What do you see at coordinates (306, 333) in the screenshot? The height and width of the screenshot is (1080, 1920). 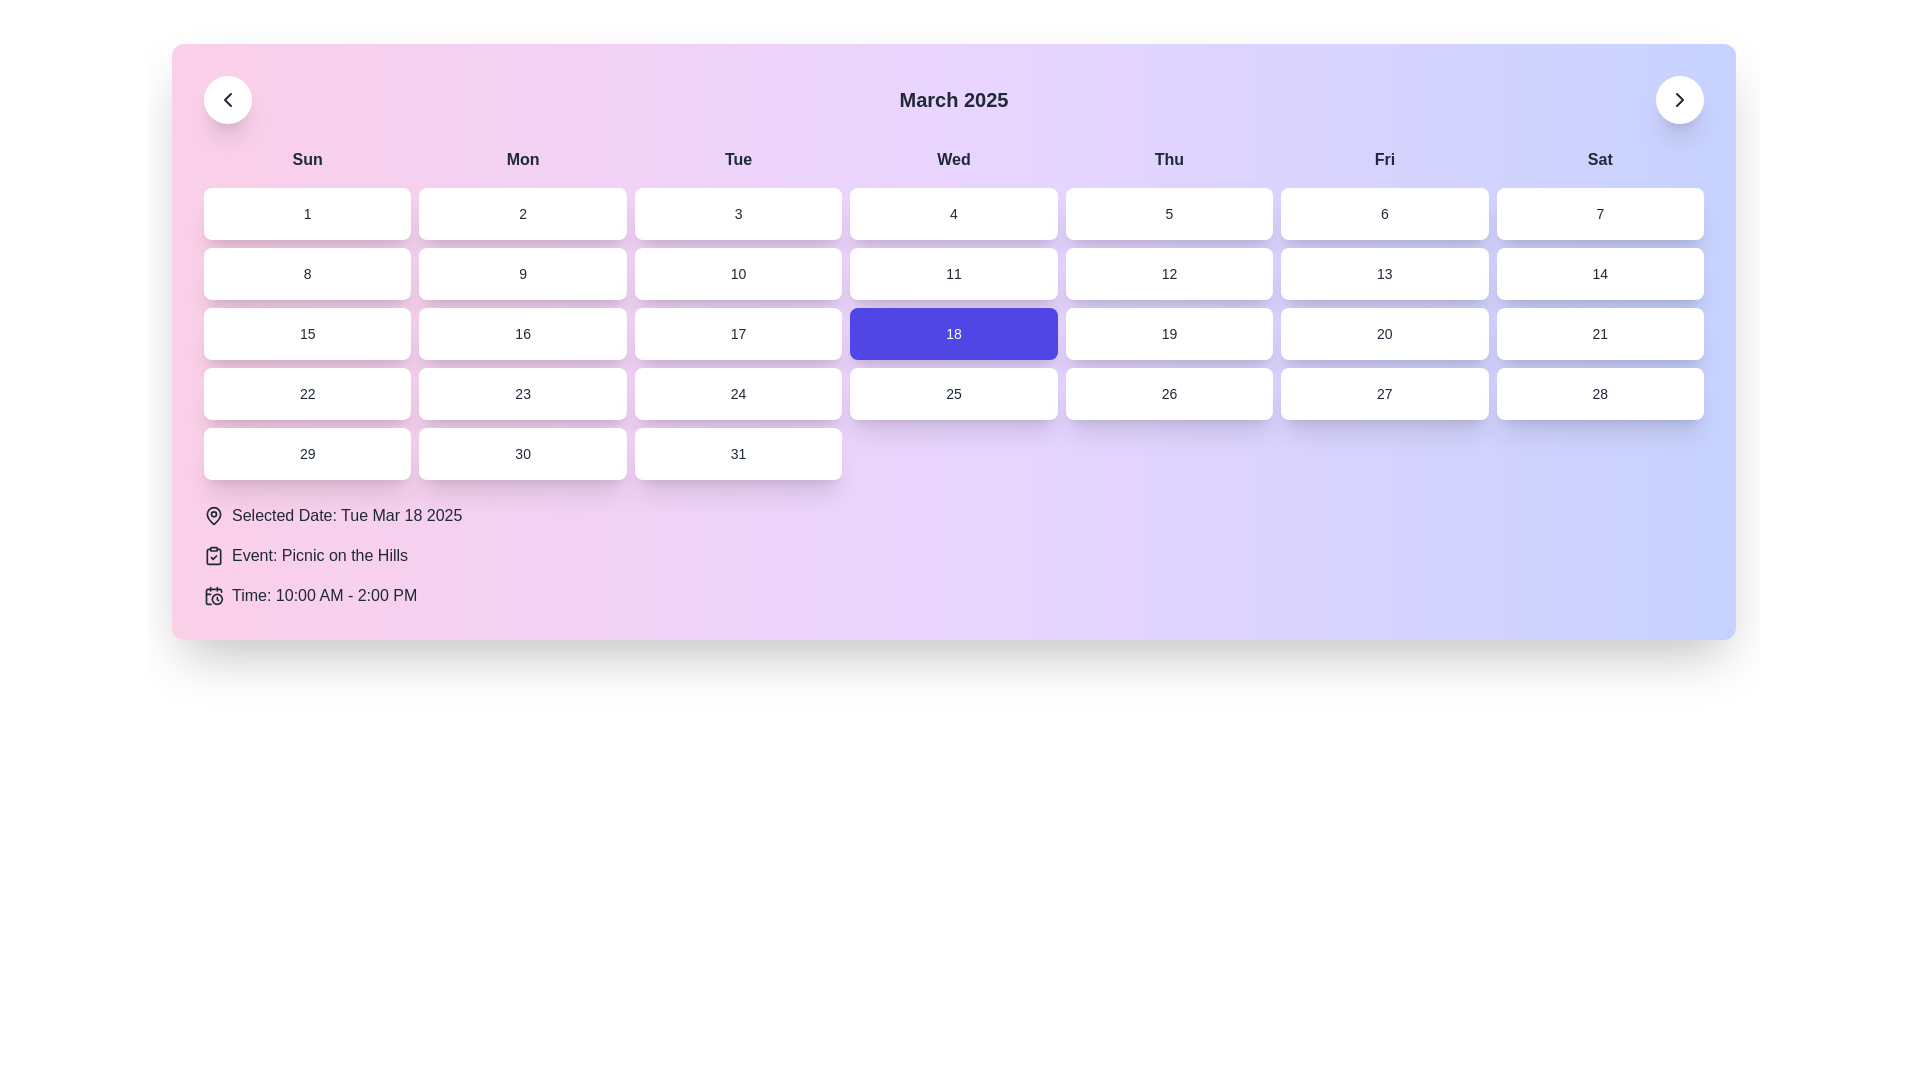 I see `the selectable date button representing the 15th day of the month in the calendar interface to change its background color` at bounding box center [306, 333].